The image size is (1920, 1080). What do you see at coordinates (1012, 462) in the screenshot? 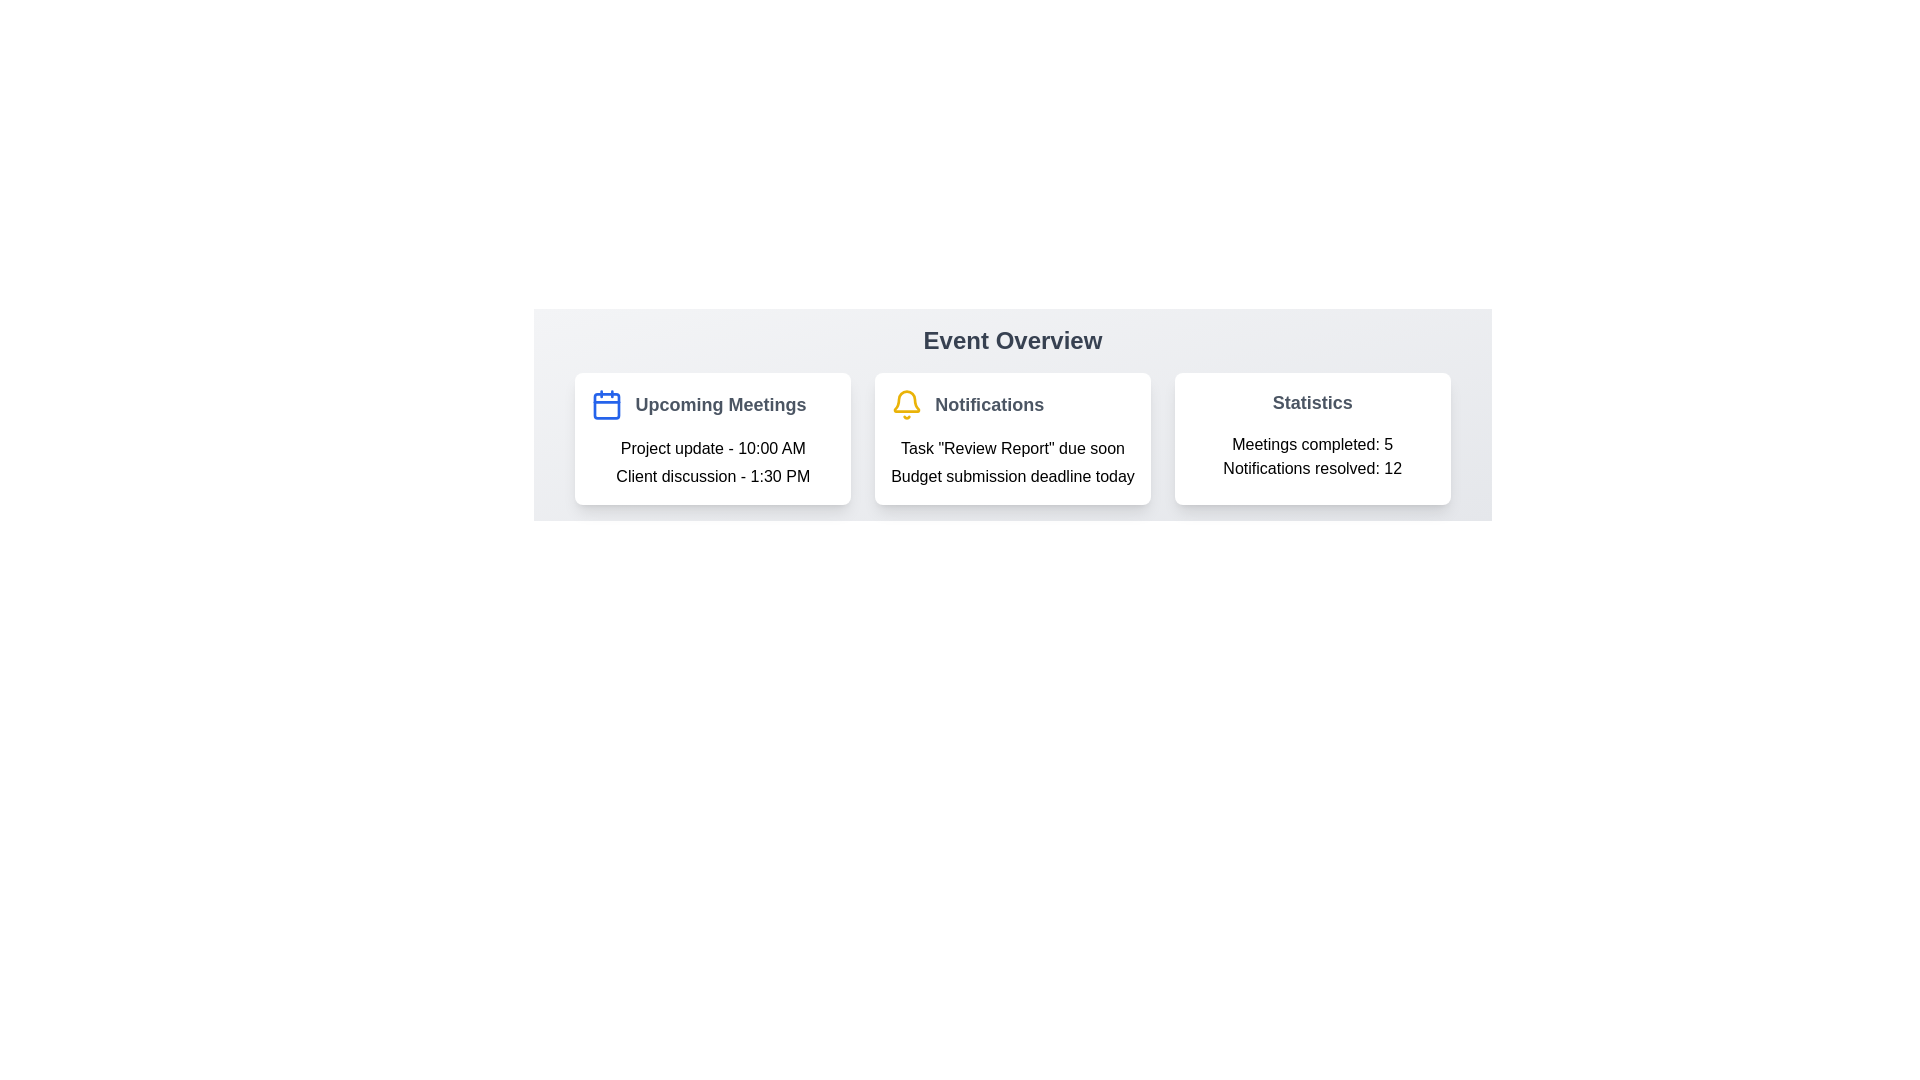
I see `information displayed in the Text block located within the 'Notifications' card, positioned below the card's title 'Notifications.'` at bounding box center [1012, 462].